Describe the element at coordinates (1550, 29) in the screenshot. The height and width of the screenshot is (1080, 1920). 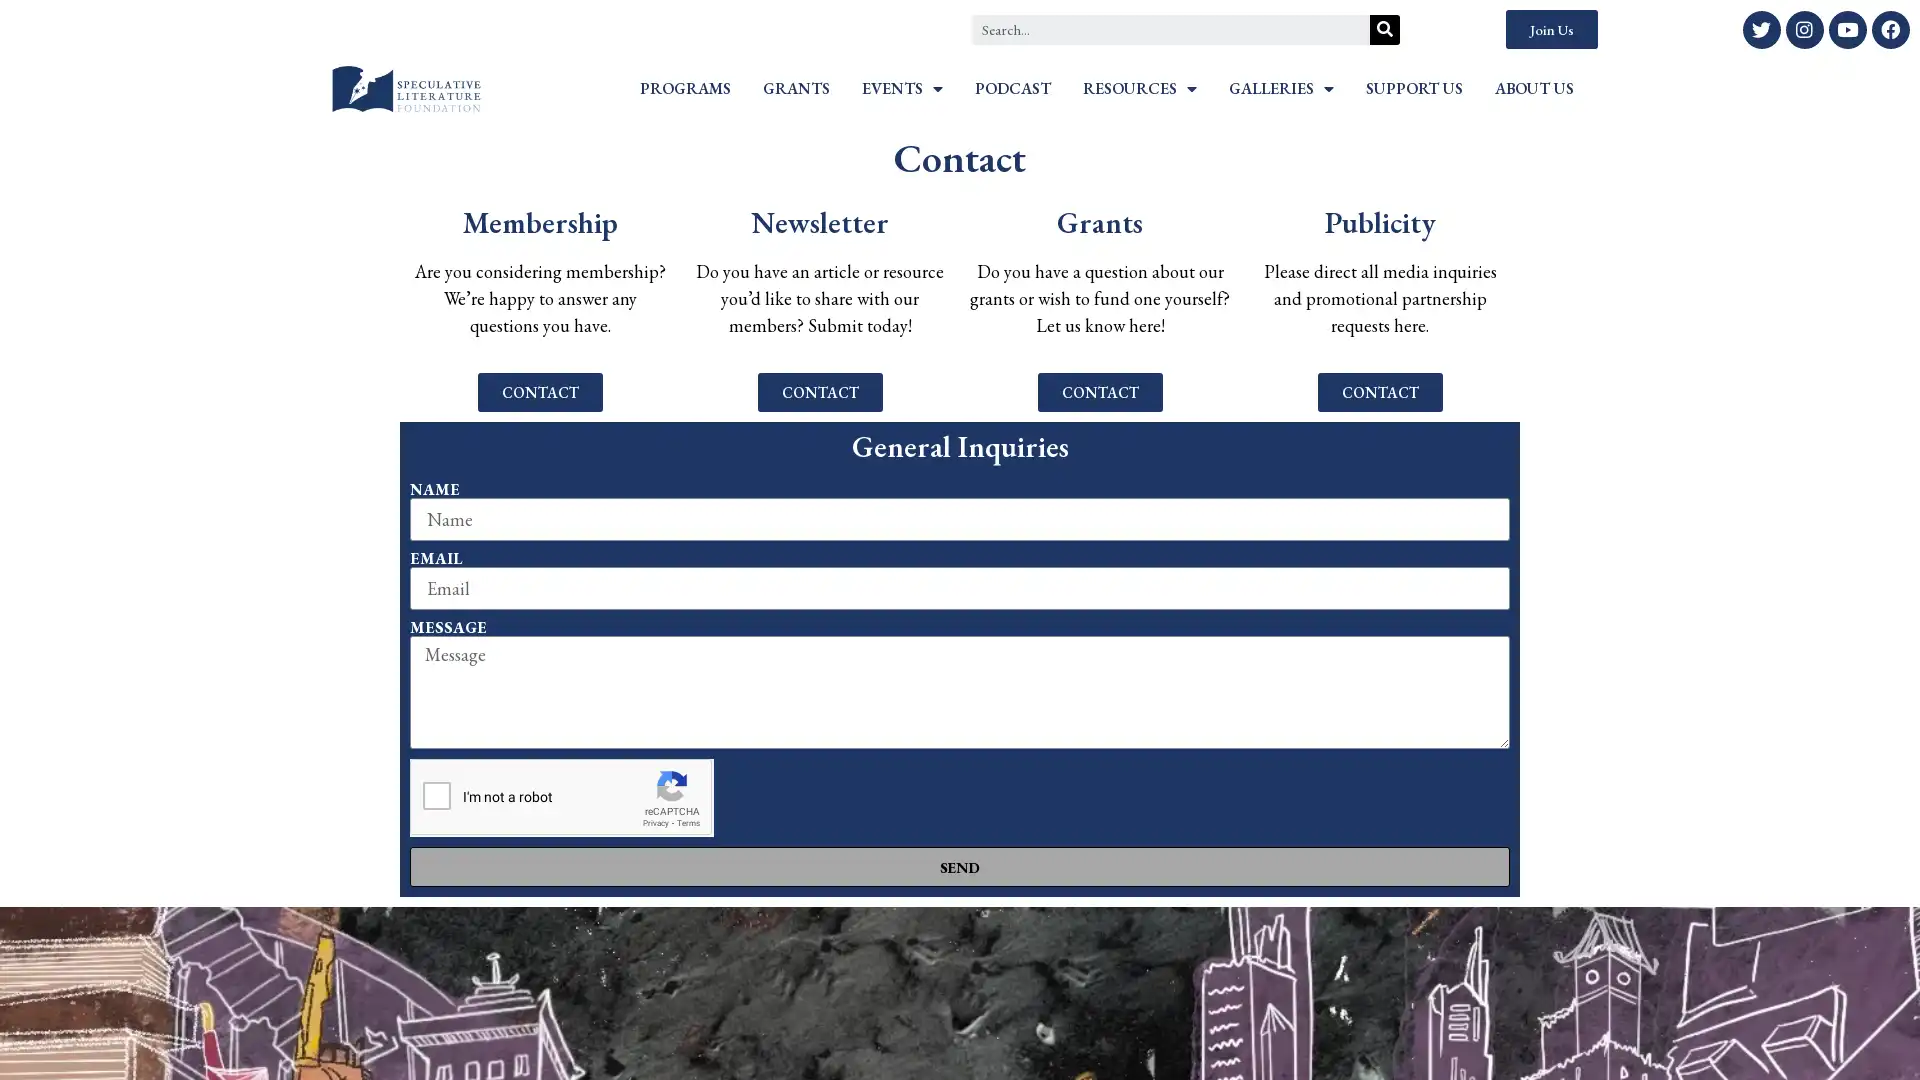
I see `Join Us` at that location.